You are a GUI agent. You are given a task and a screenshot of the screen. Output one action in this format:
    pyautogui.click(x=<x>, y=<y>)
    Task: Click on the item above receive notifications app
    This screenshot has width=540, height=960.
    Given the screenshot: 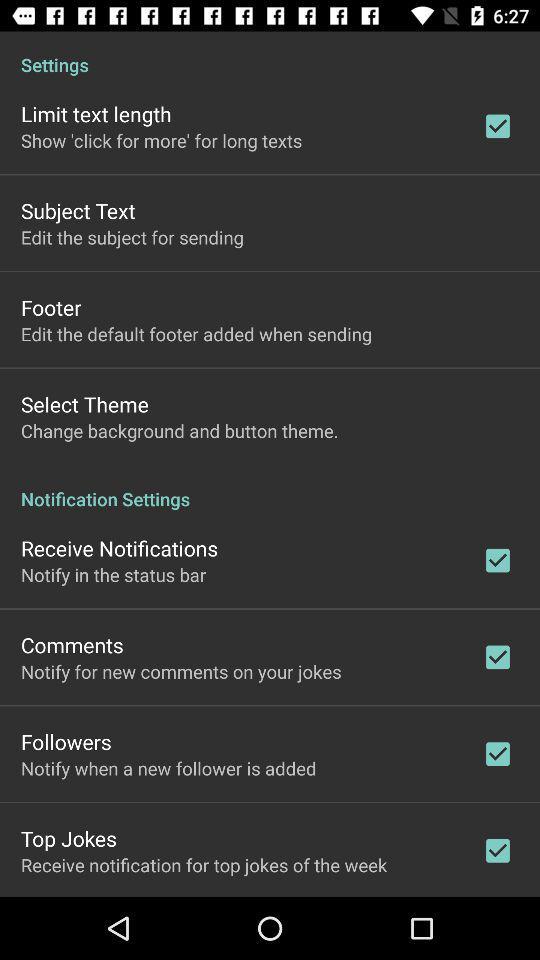 What is the action you would take?
    pyautogui.click(x=270, y=487)
    